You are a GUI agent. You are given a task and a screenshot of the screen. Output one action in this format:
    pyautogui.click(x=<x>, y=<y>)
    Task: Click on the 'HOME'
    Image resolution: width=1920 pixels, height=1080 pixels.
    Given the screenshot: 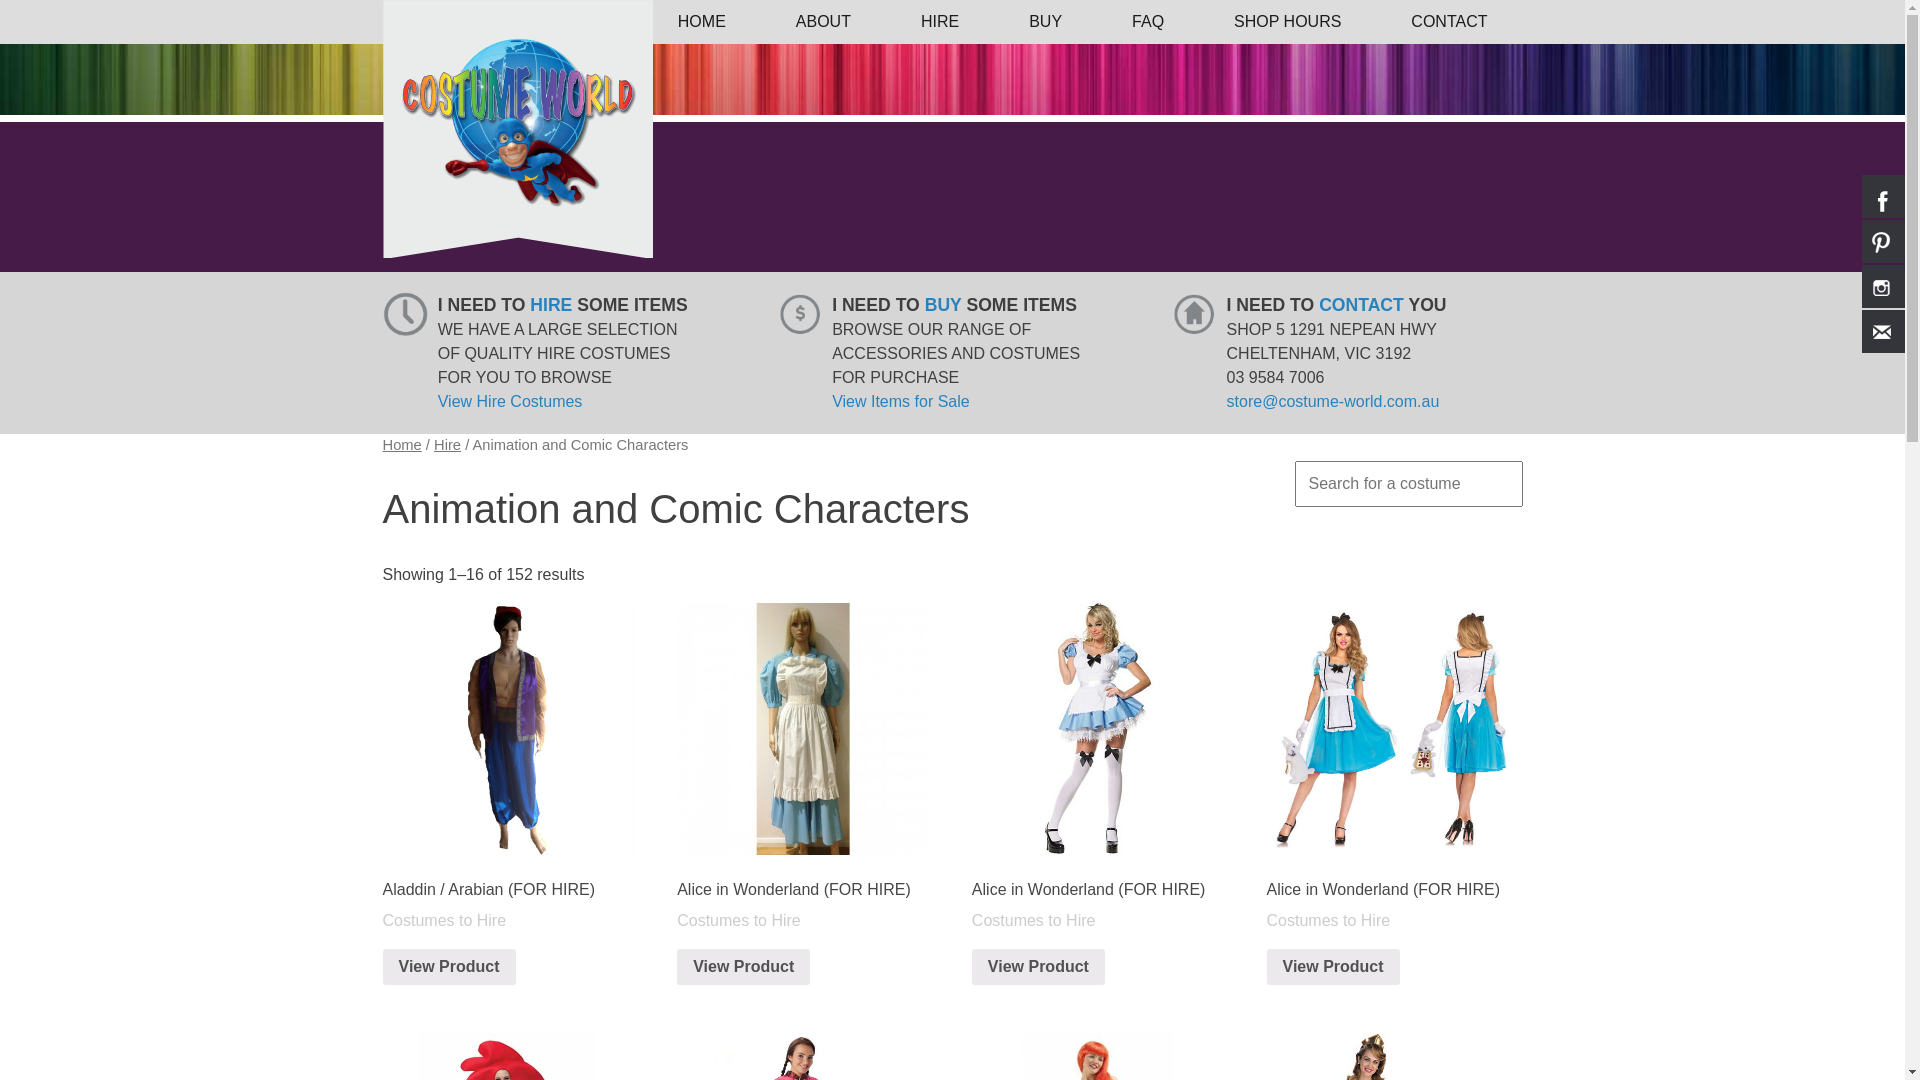 What is the action you would take?
    pyautogui.click(x=667, y=22)
    